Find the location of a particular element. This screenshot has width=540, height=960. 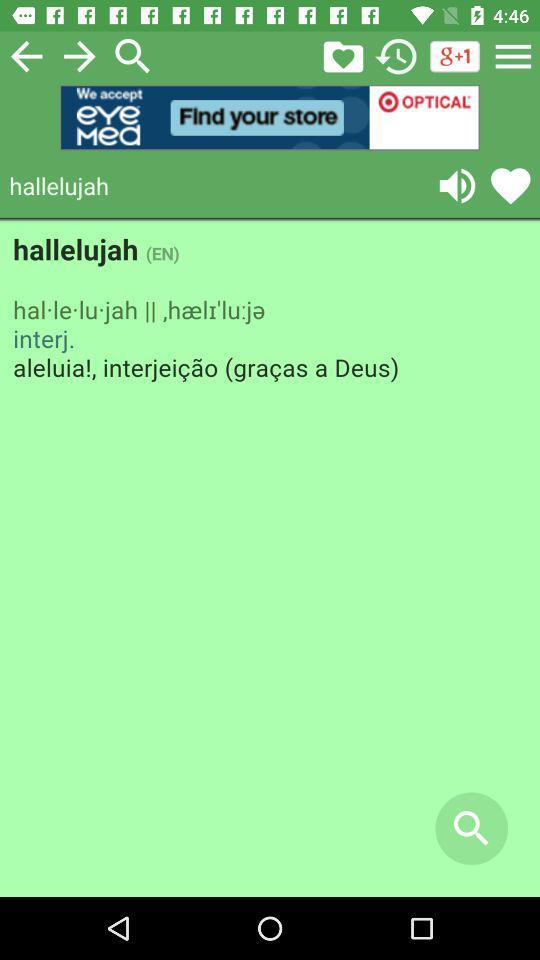

visit eye med is located at coordinates (270, 117).